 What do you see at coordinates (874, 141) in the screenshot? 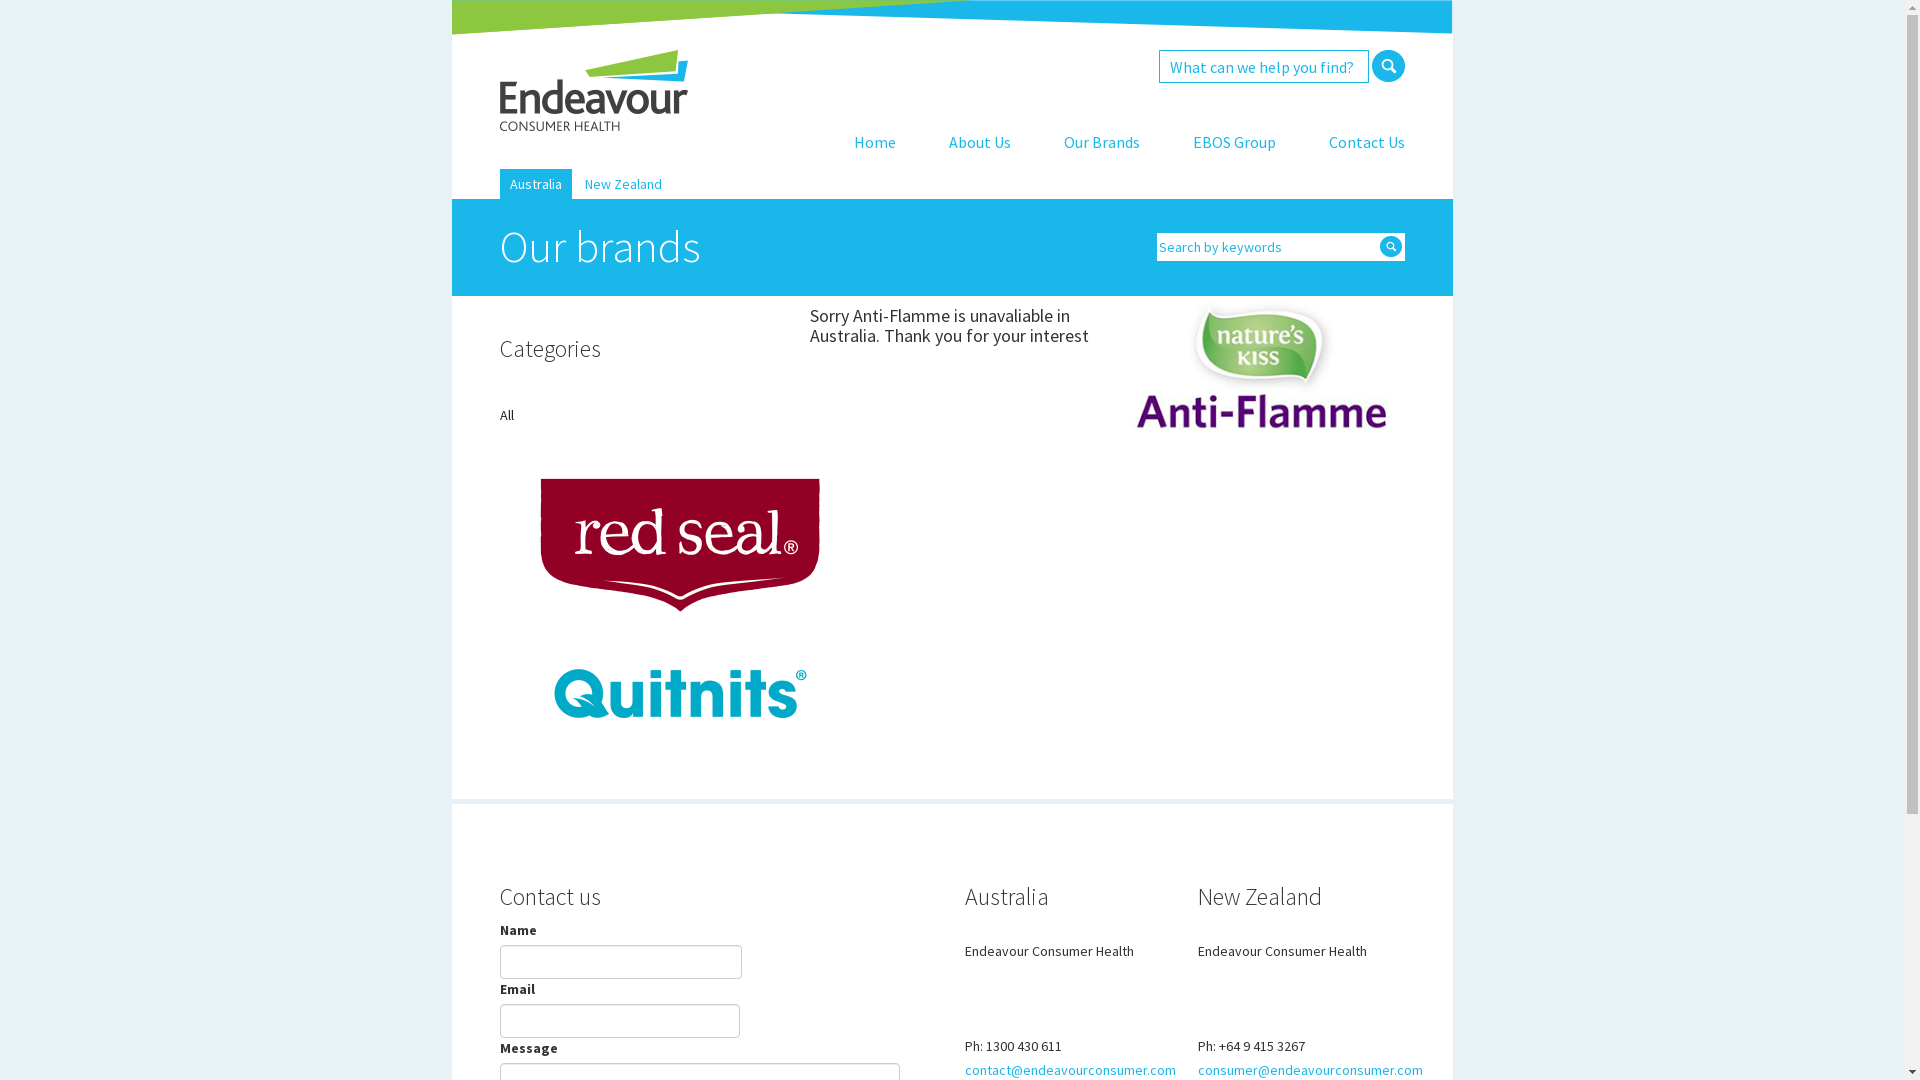
I see `'Home'` at bounding box center [874, 141].